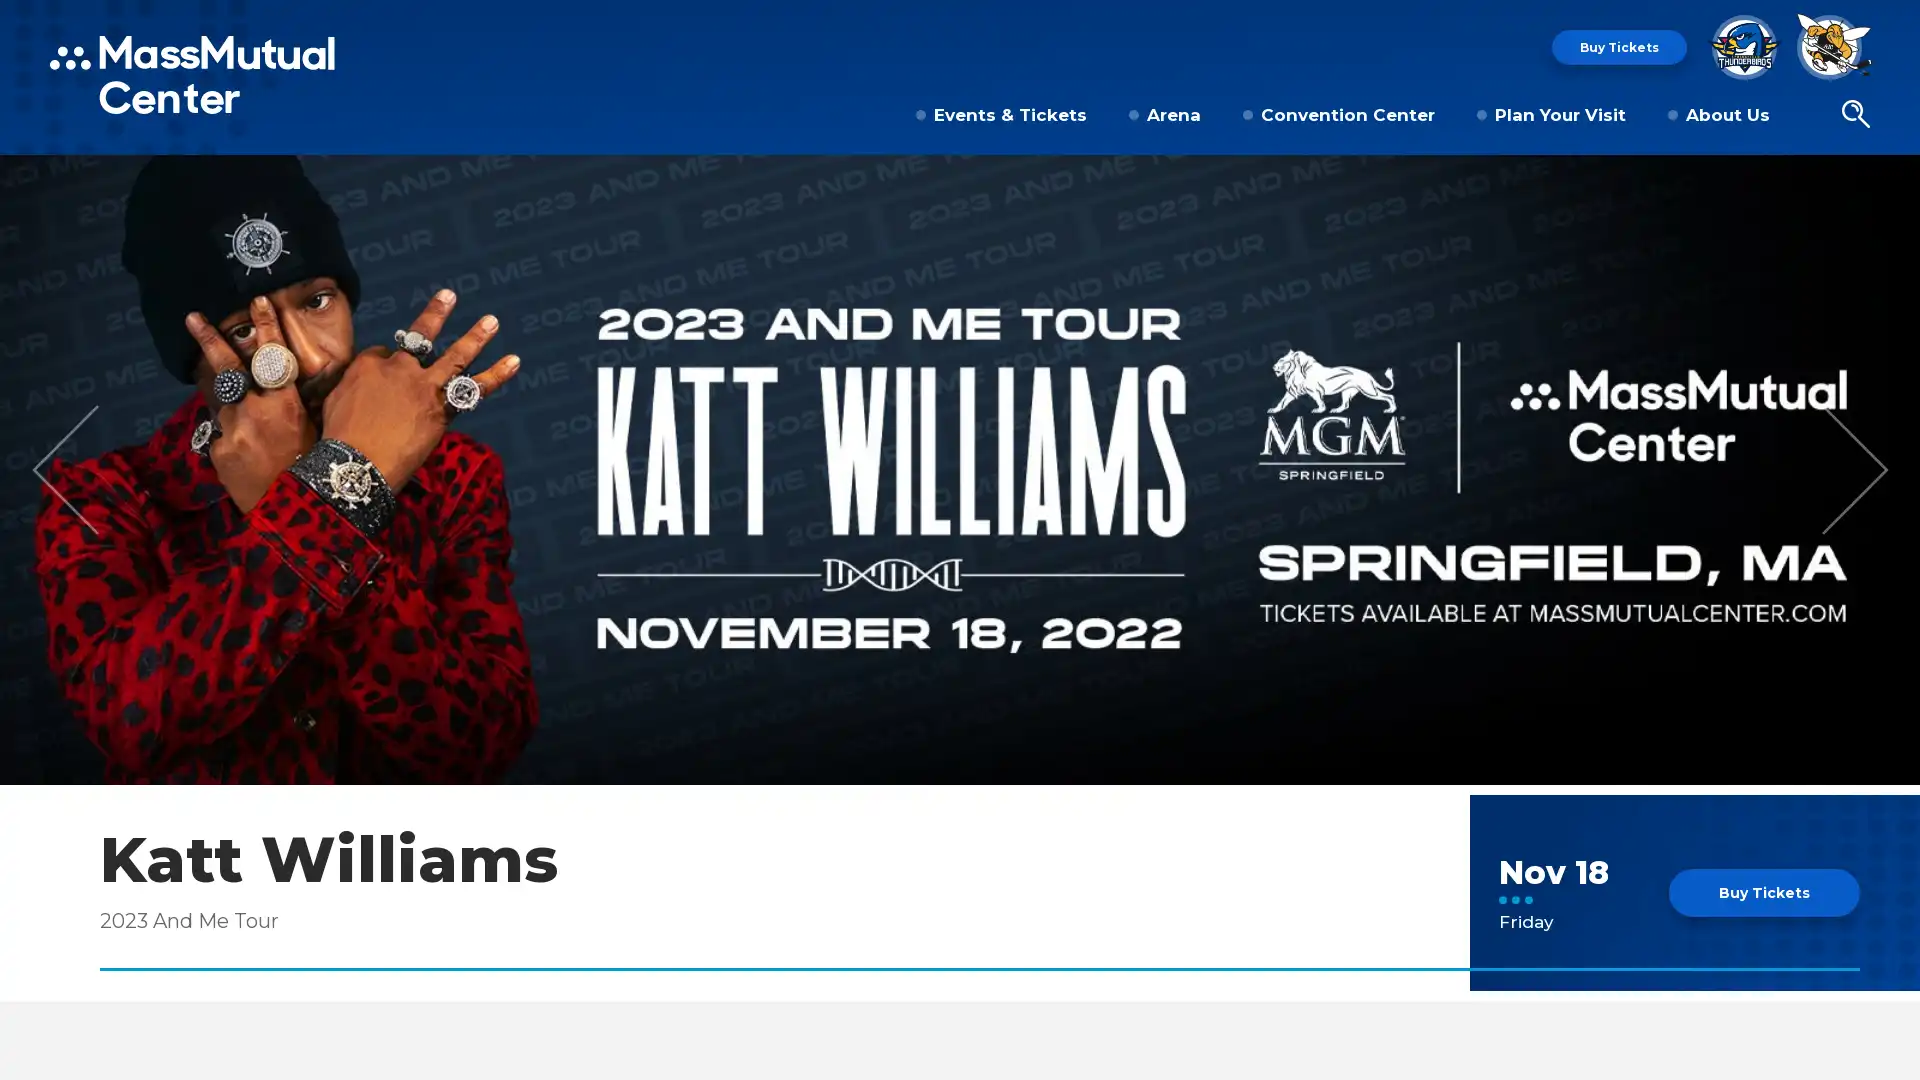 The height and width of the screenshot is (1080, 1920). What do you see at coordinates (1854, 115) in the screenshot?
I see `Toggle Search` at bounding box center [1854, 115].